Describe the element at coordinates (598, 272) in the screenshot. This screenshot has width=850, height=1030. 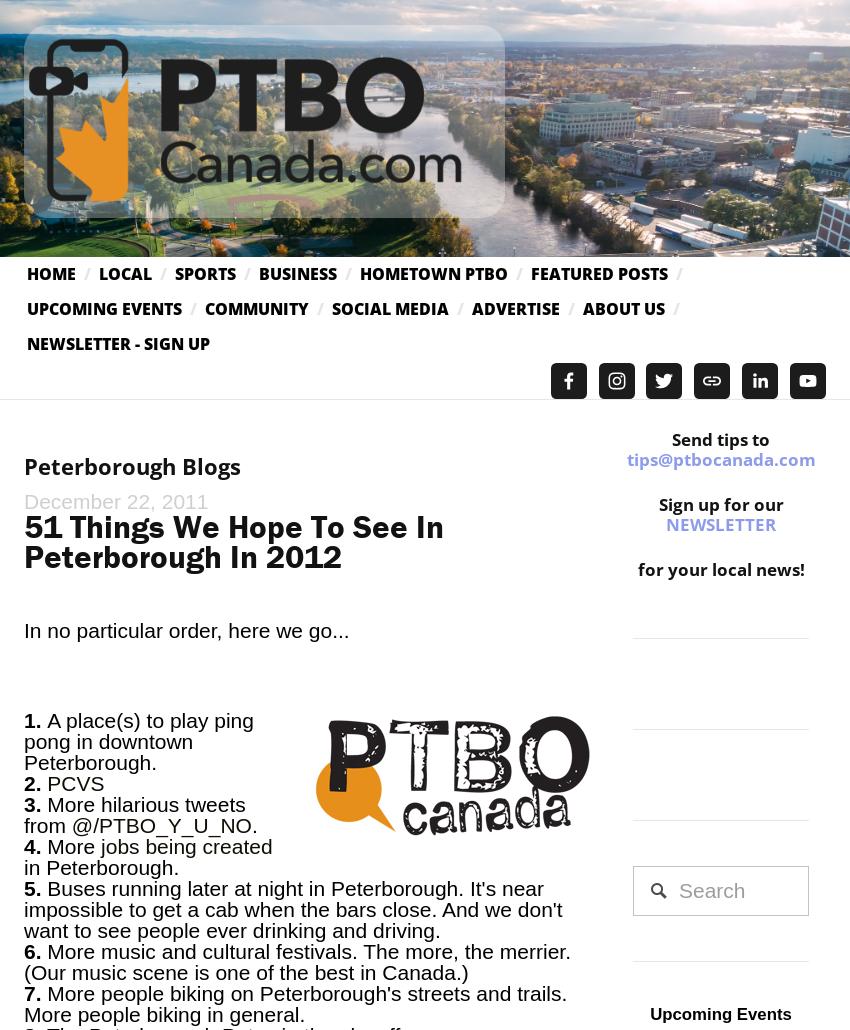
I see `'Featured Posts'` at that location.